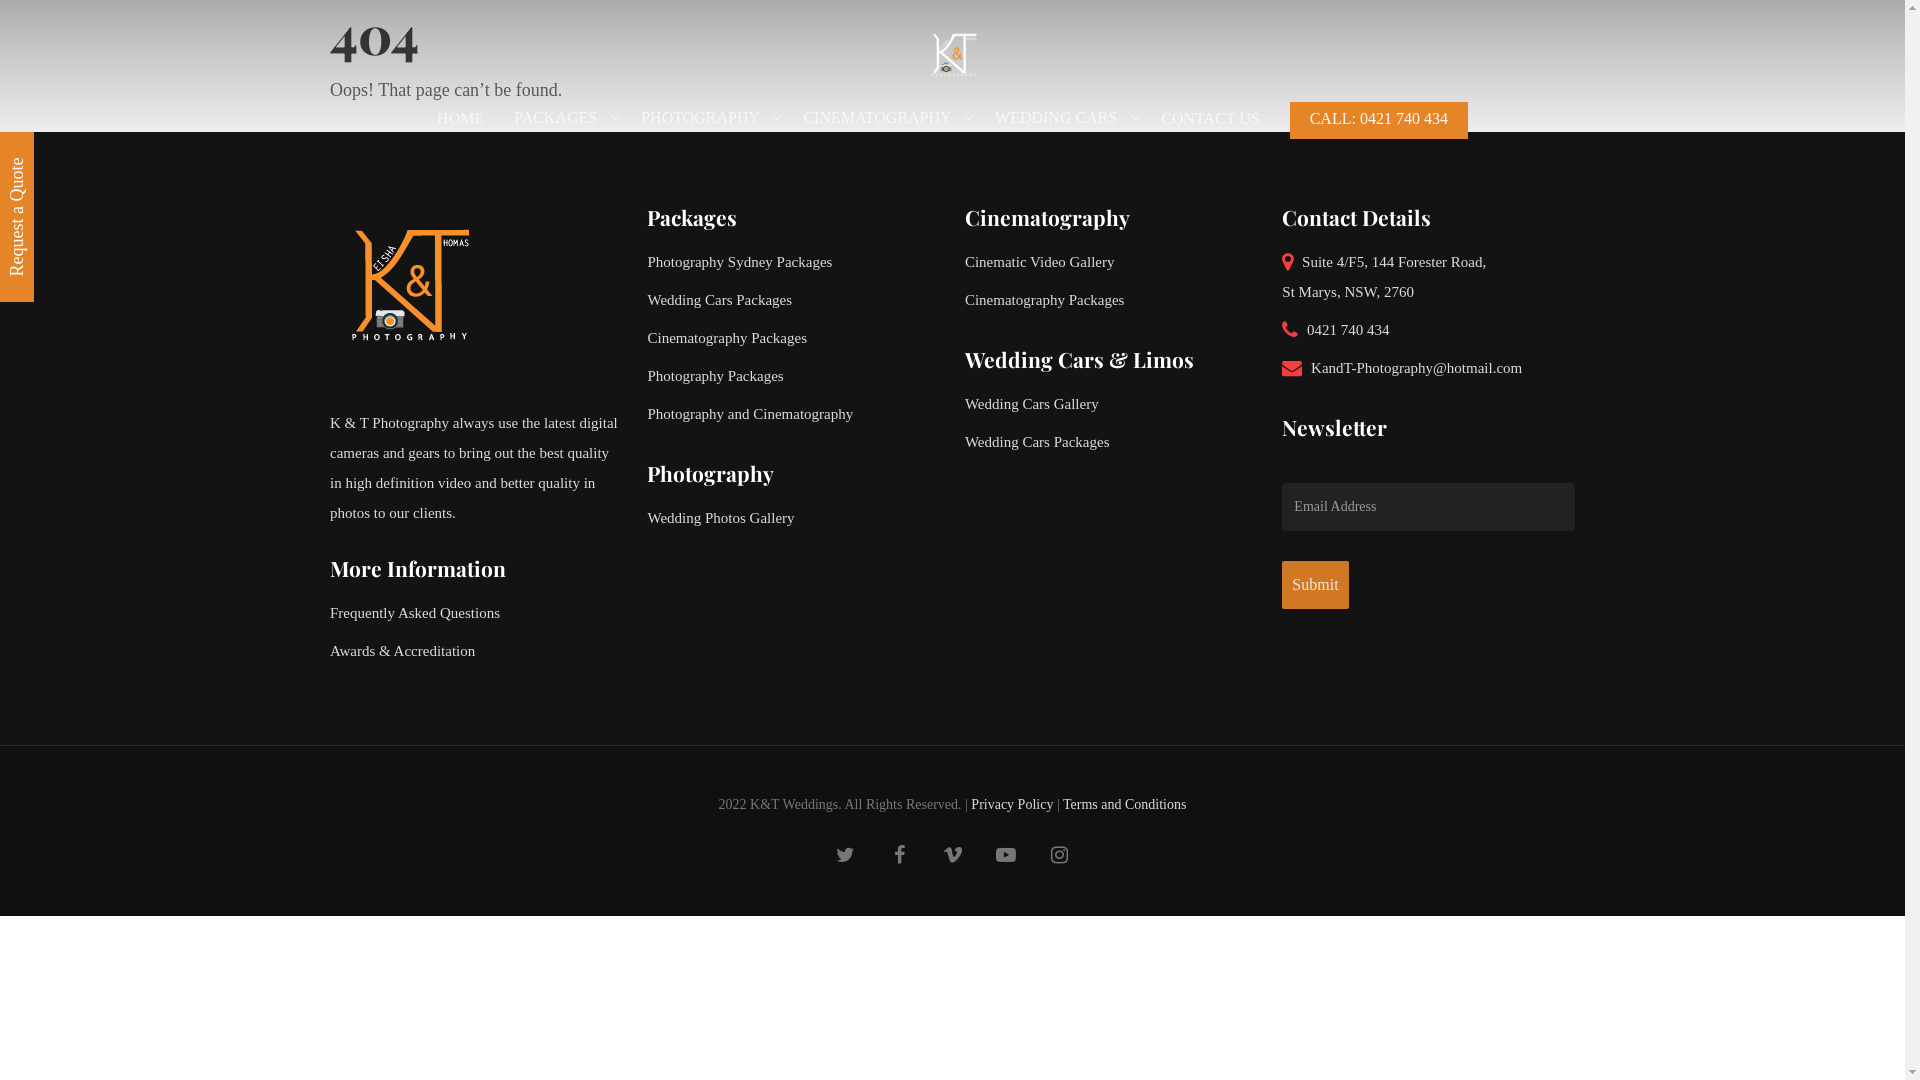  Describe the element at coordinates (459, 128) in the screenshot. I see `'HOME'` at that location.